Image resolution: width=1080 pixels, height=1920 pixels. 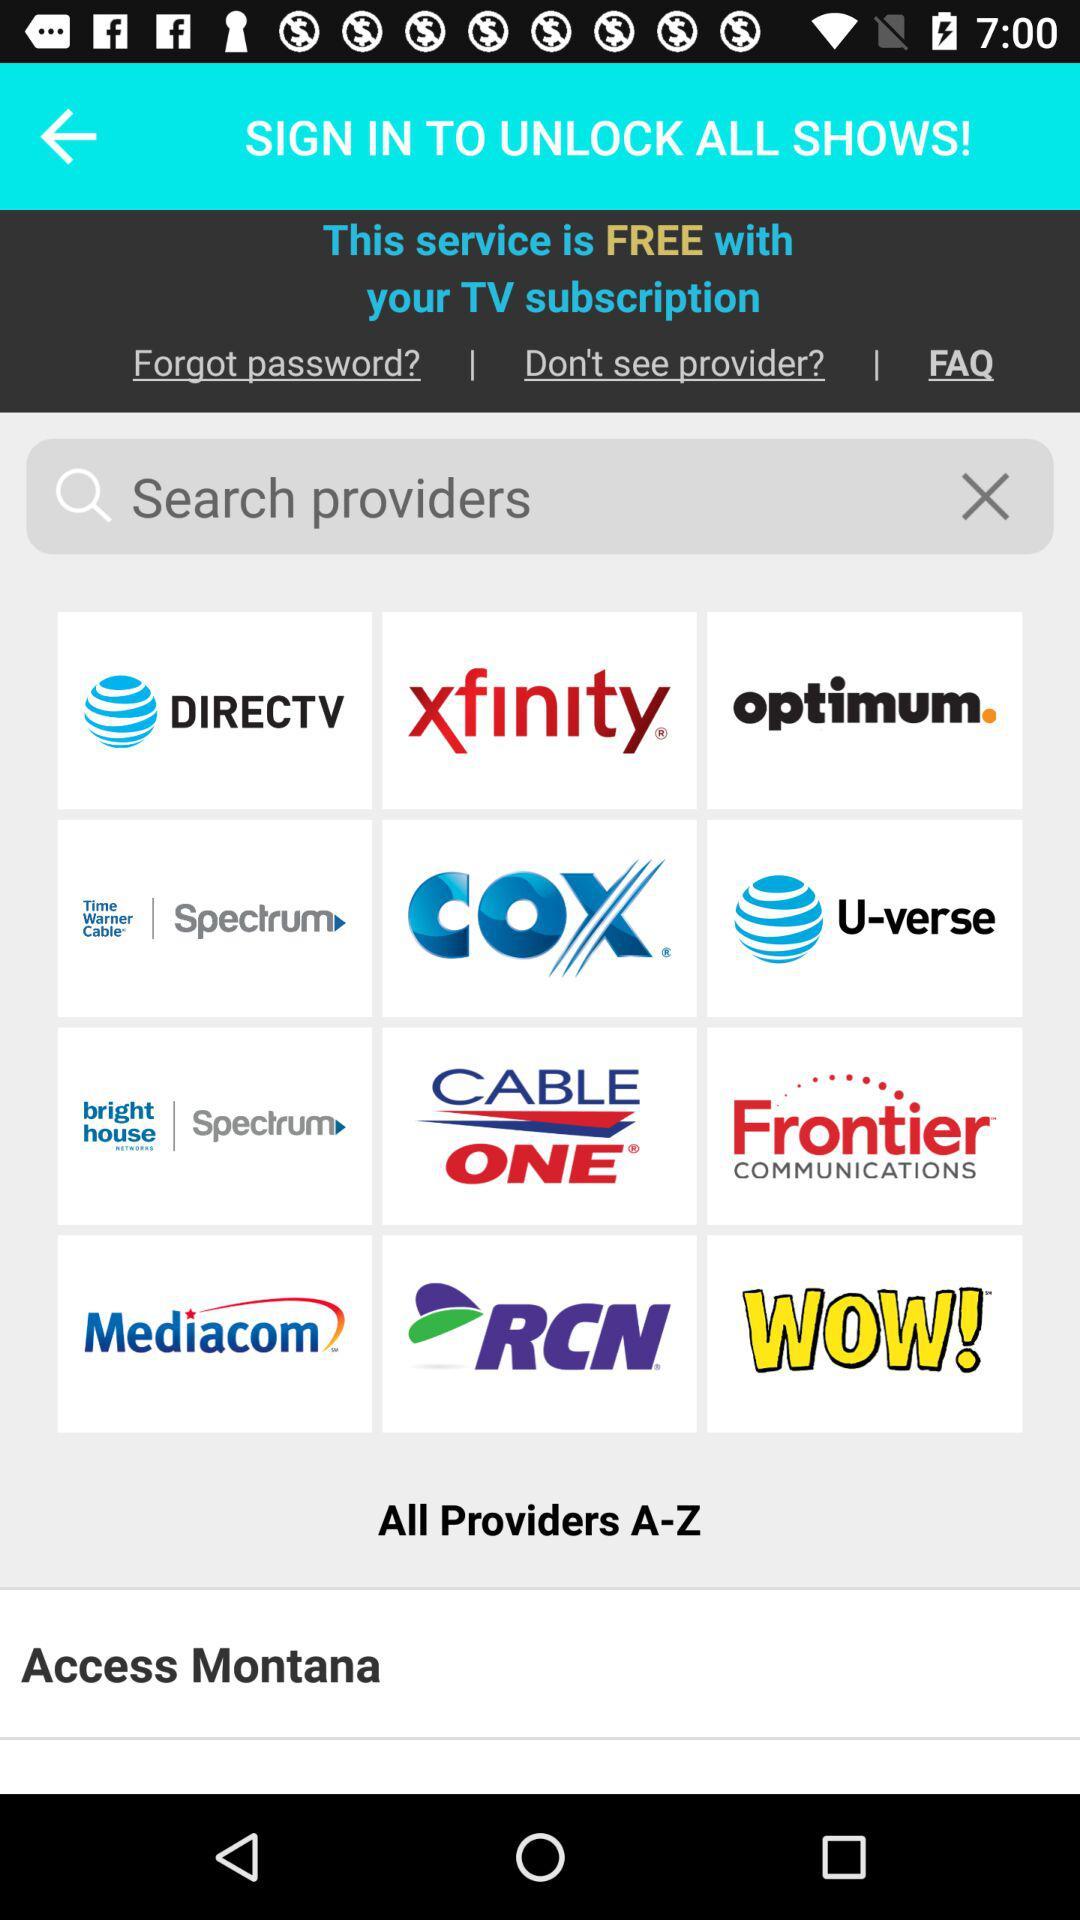 I want to click on check wow service provider, so click(x=863, y=1333).